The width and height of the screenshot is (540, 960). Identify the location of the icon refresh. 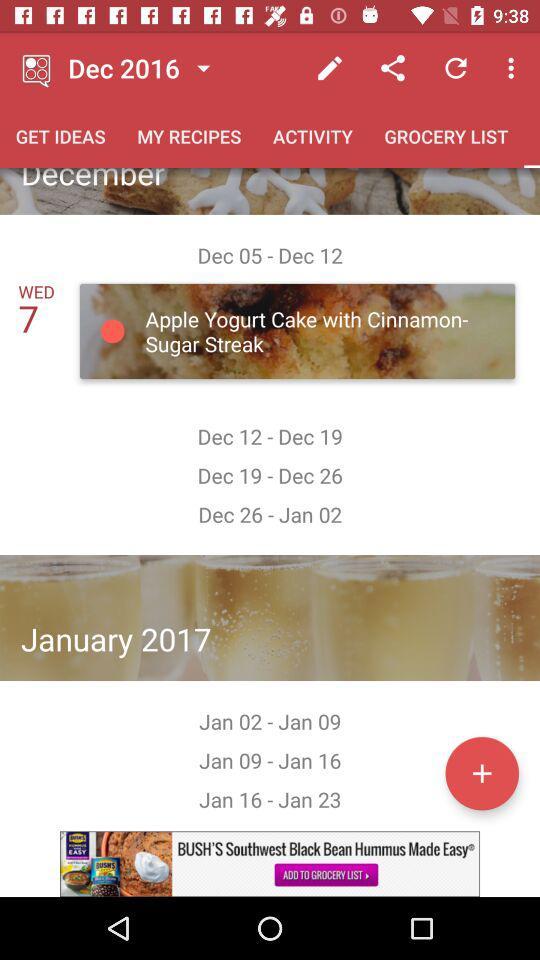
(456, 68).